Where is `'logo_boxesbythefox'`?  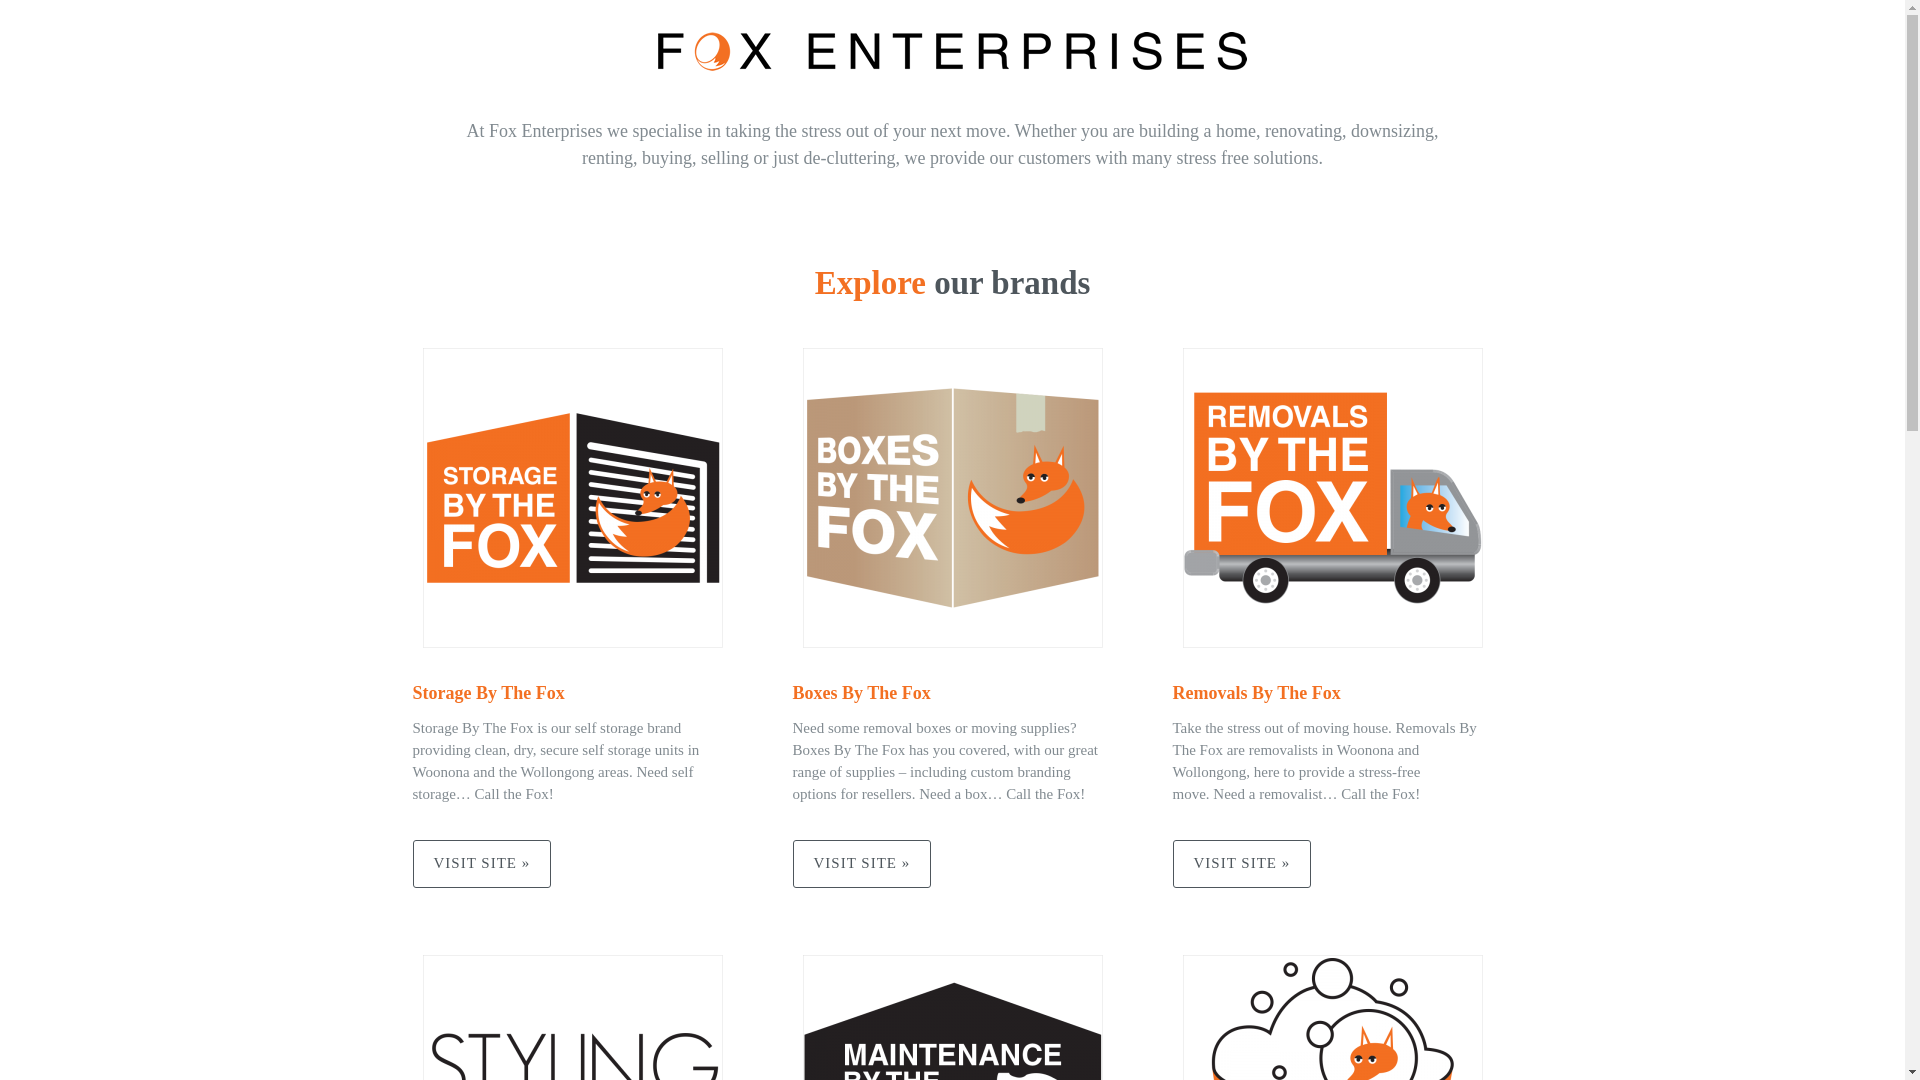 'logo_boxesbythefox' is located at coordinates (950, 496).